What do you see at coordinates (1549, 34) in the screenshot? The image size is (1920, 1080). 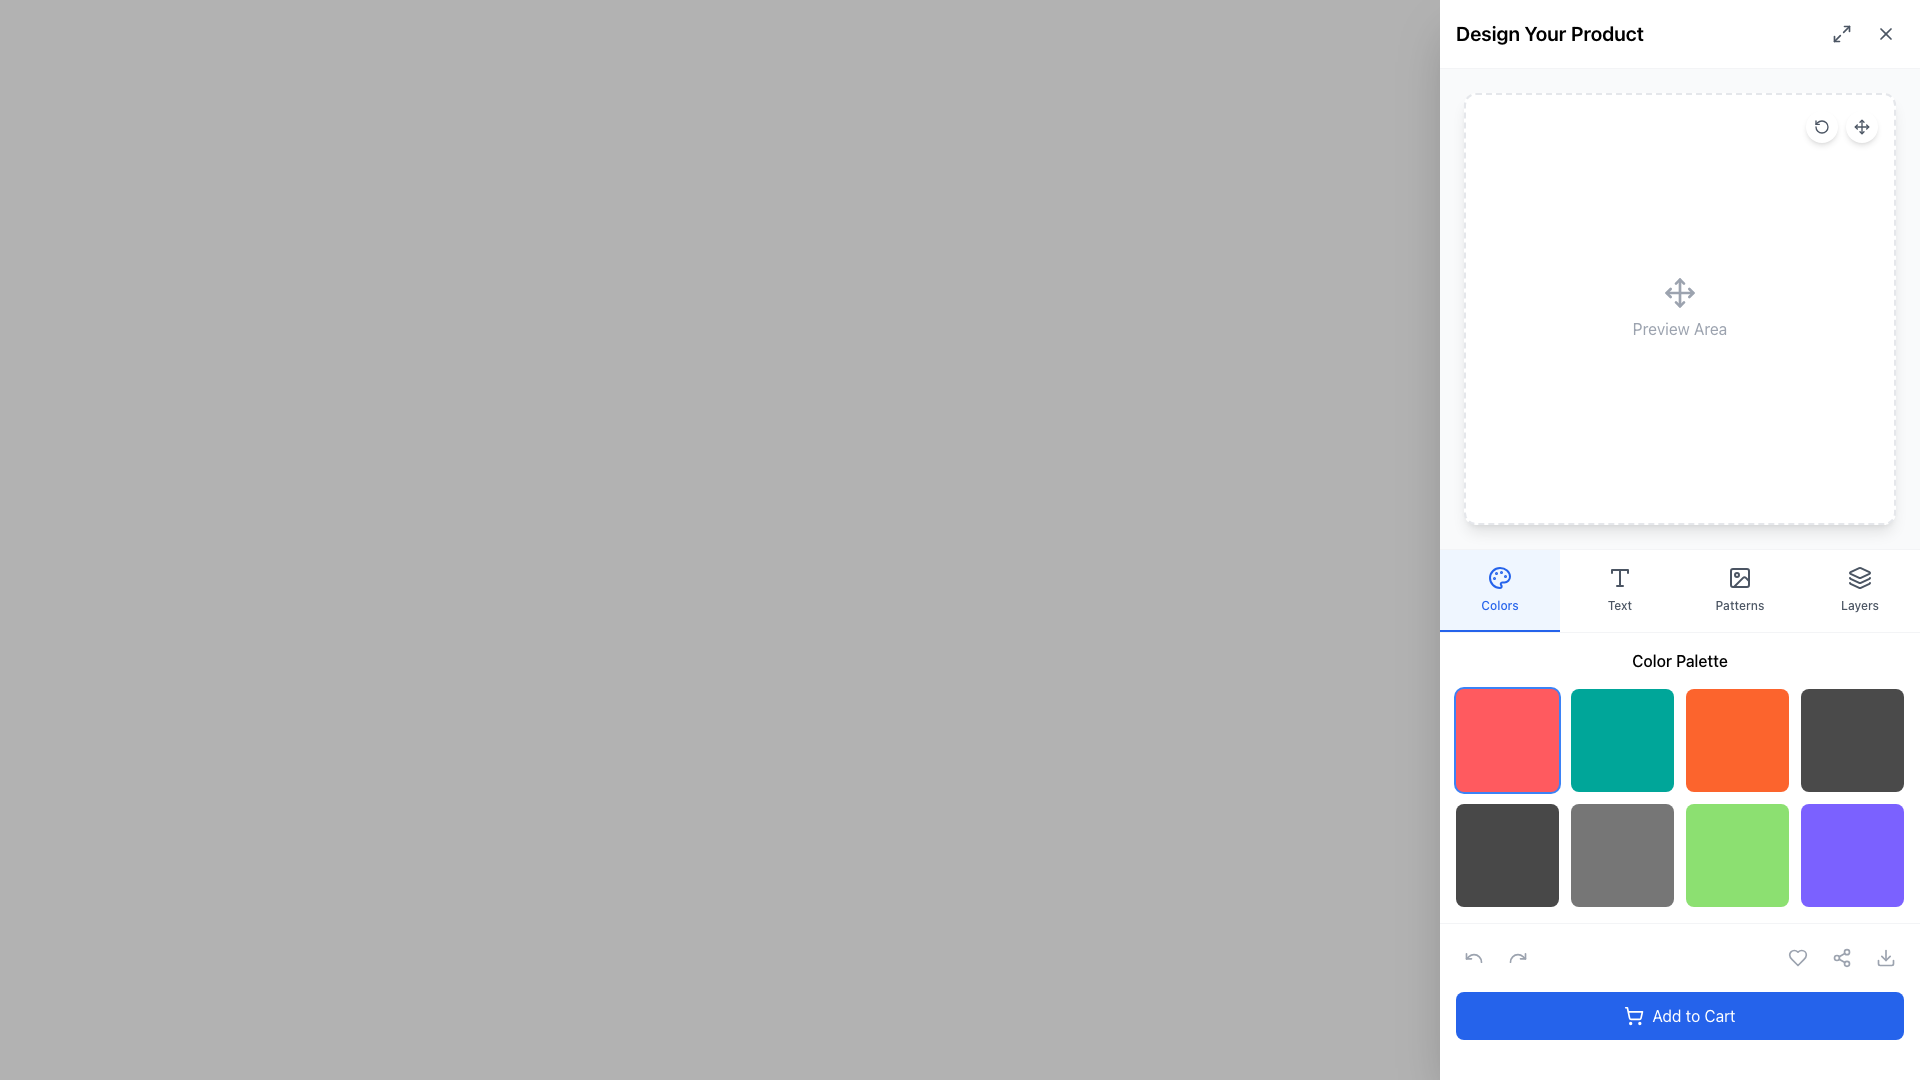 I see `the Text Label situated at the top of the right-side panel, which serves as a header for the current interface` at bounding box center [1549, 34].